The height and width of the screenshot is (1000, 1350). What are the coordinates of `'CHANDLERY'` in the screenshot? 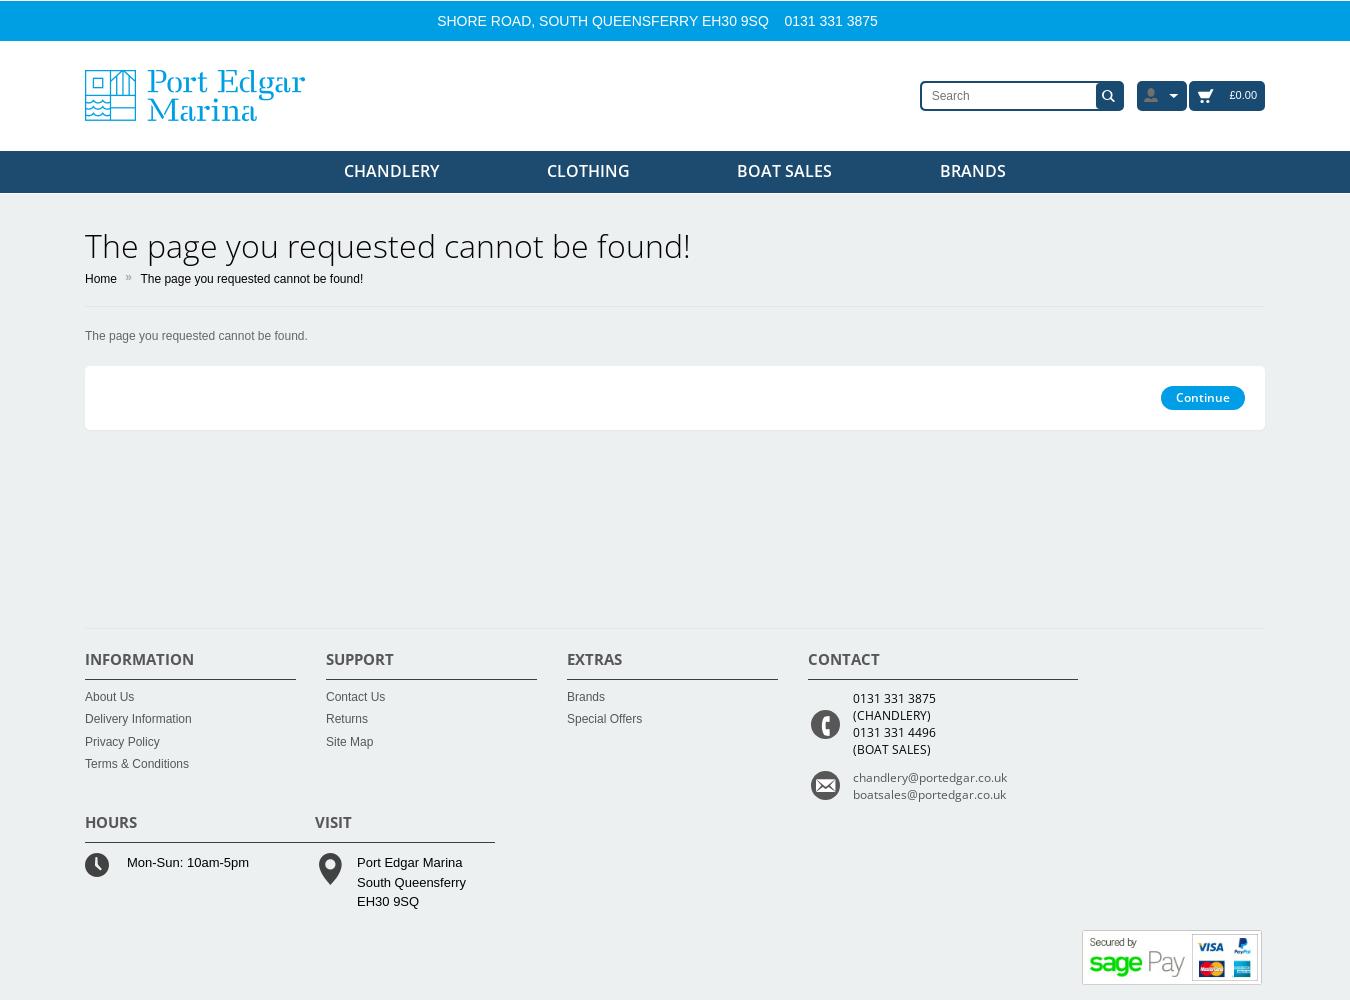 It's located at (391, 171).